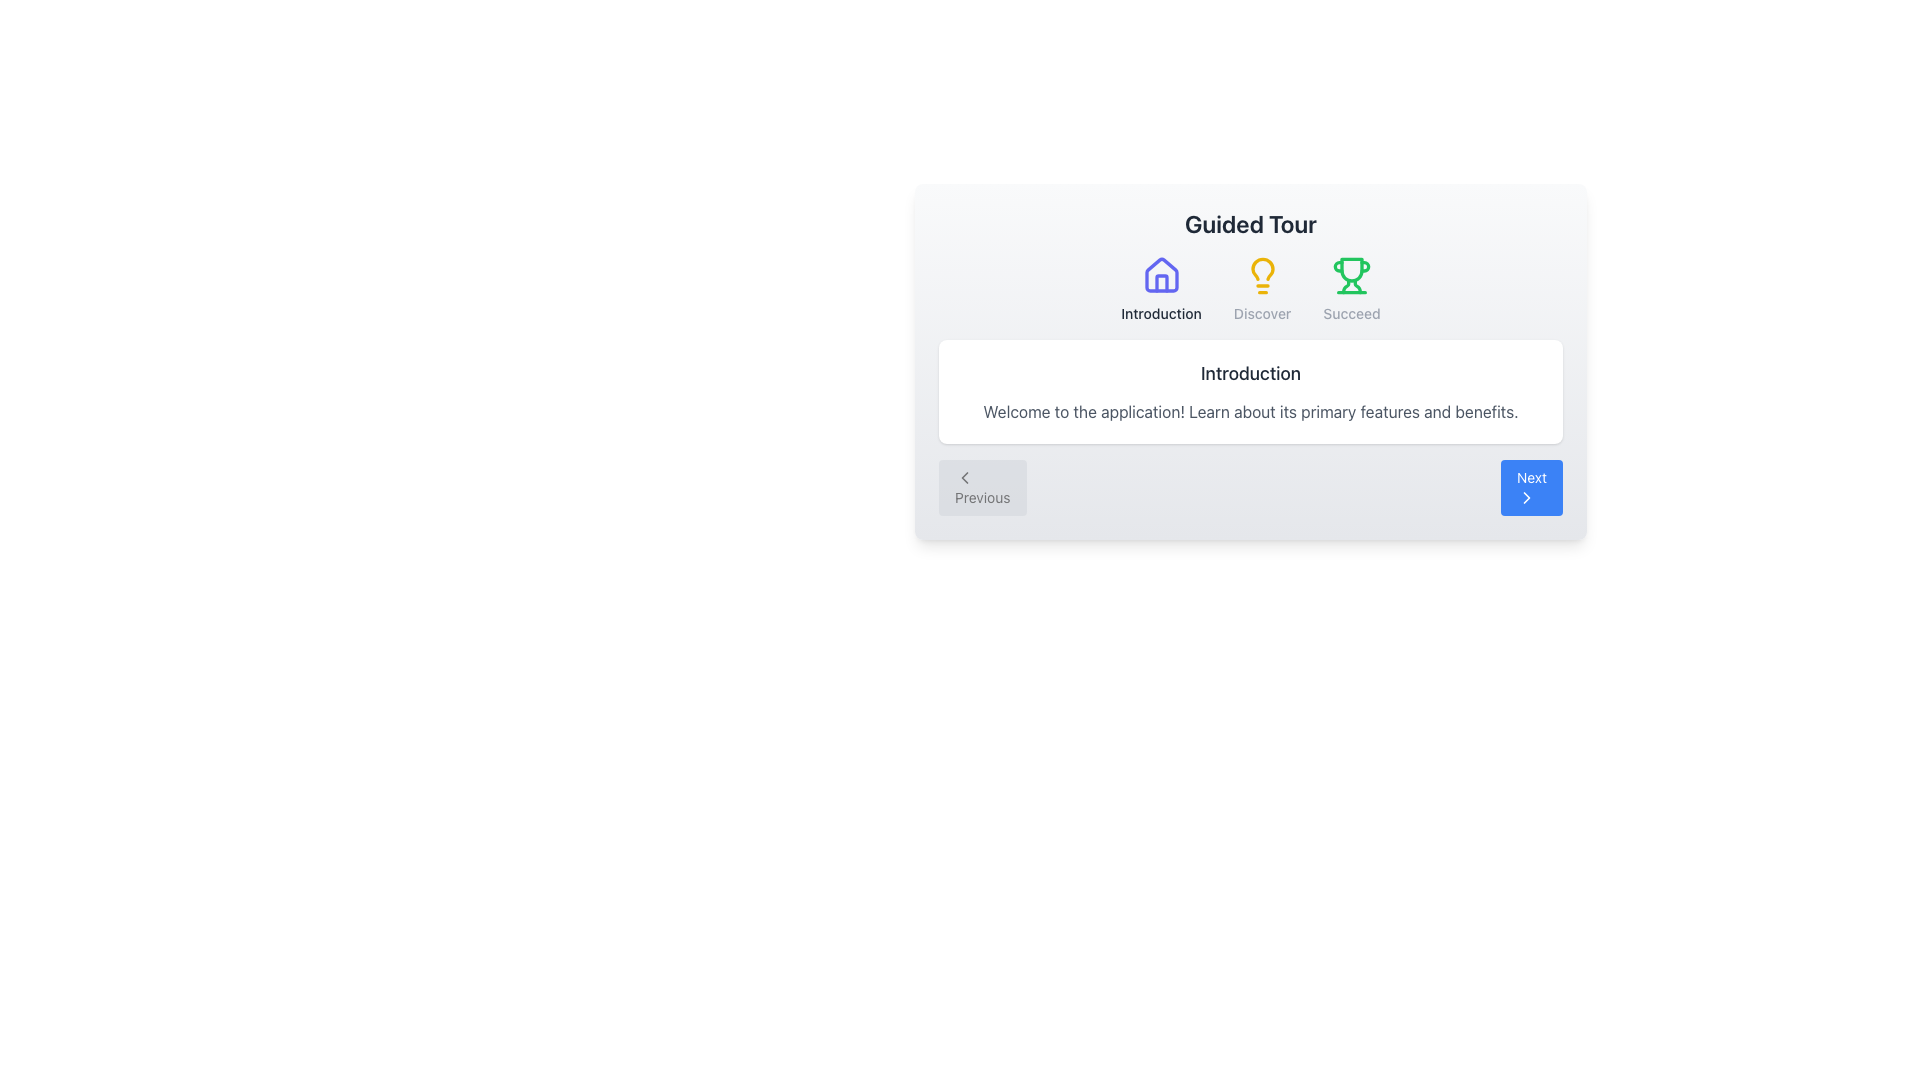  I want to click on the left-facing chevron icon next to the 'Previous' button, so click(964, 478).